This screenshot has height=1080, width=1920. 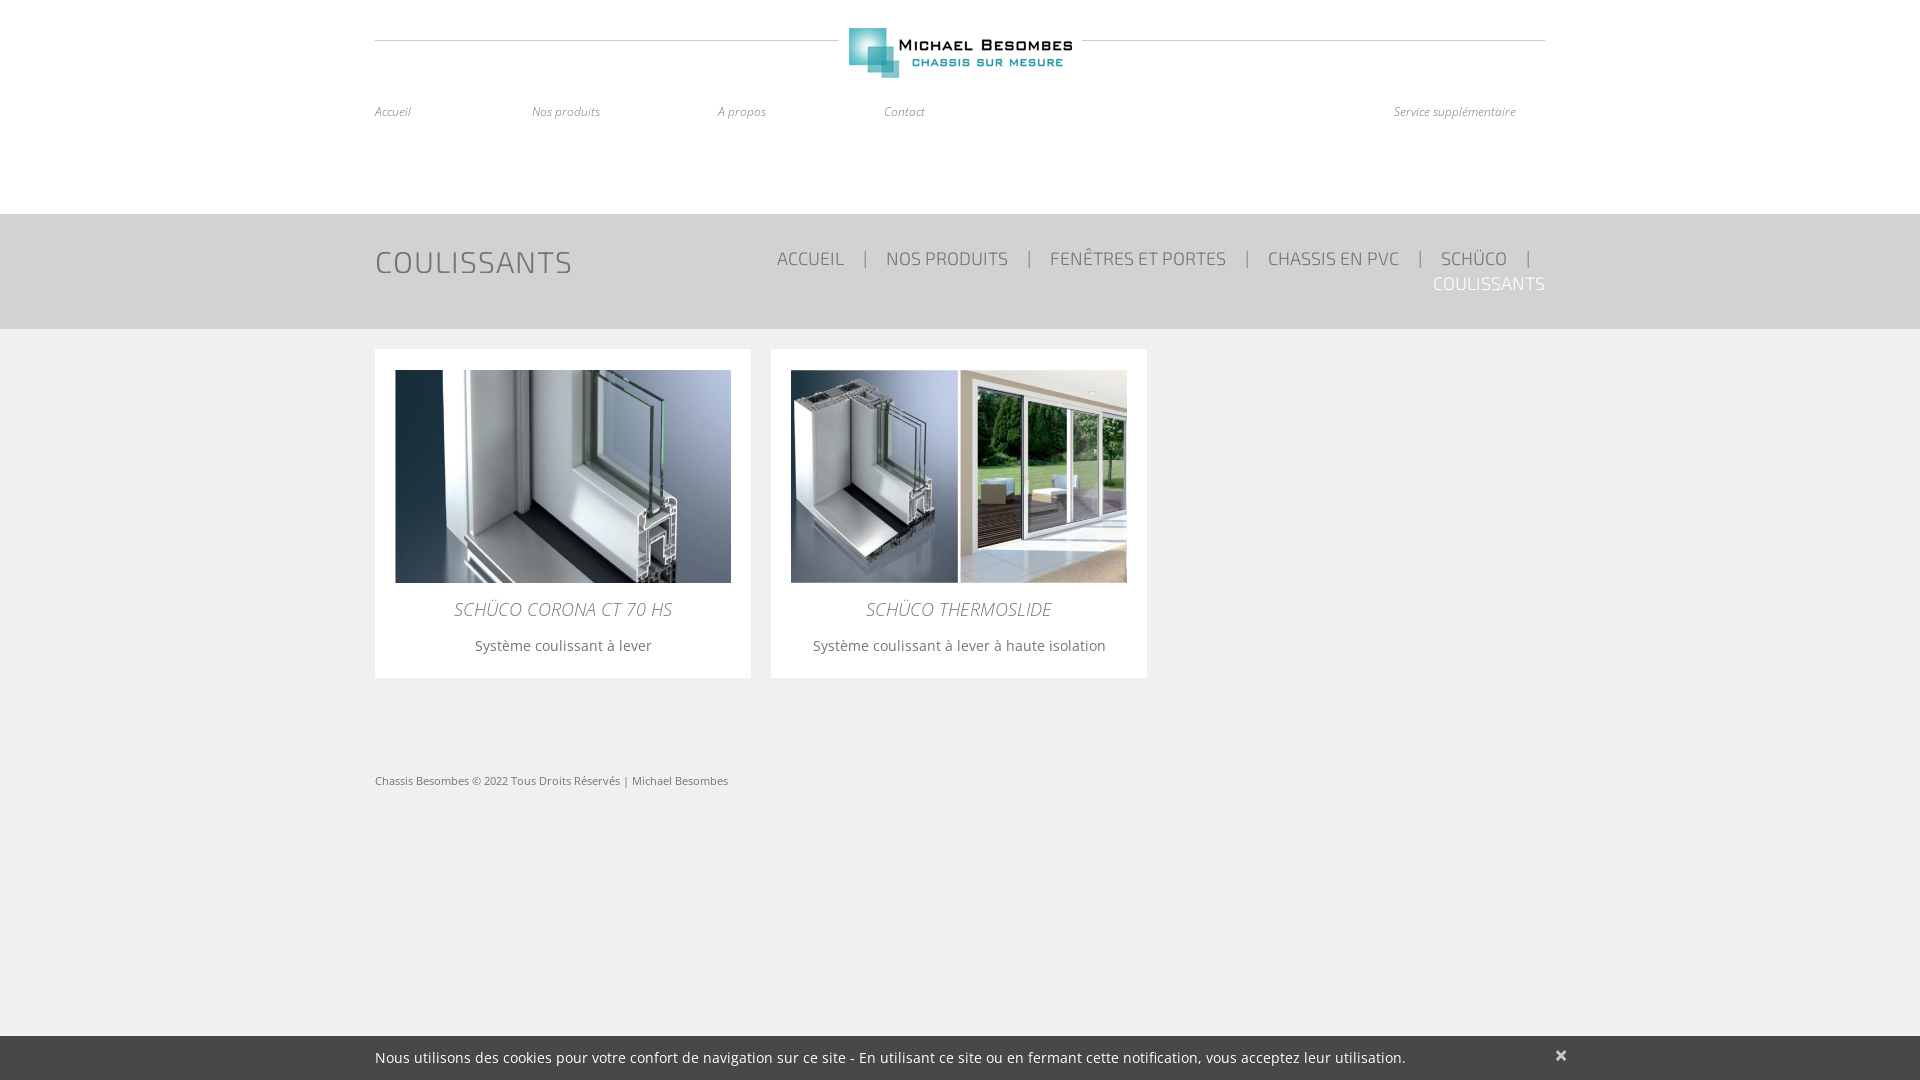 What do you see at coordinates (393, 111) in the screenshot?
I see `'Accueil'` at bounding box center [393, 111].